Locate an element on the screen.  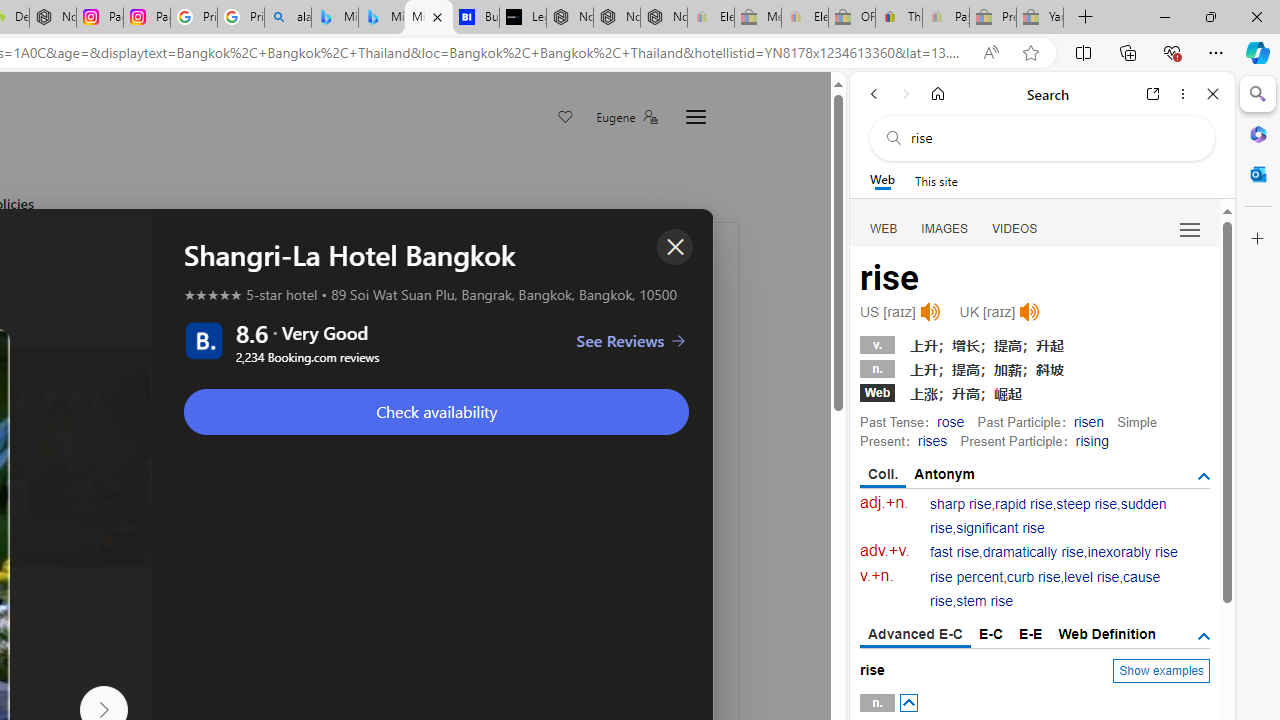
'Antonym' is located at coordinates (944, 474).